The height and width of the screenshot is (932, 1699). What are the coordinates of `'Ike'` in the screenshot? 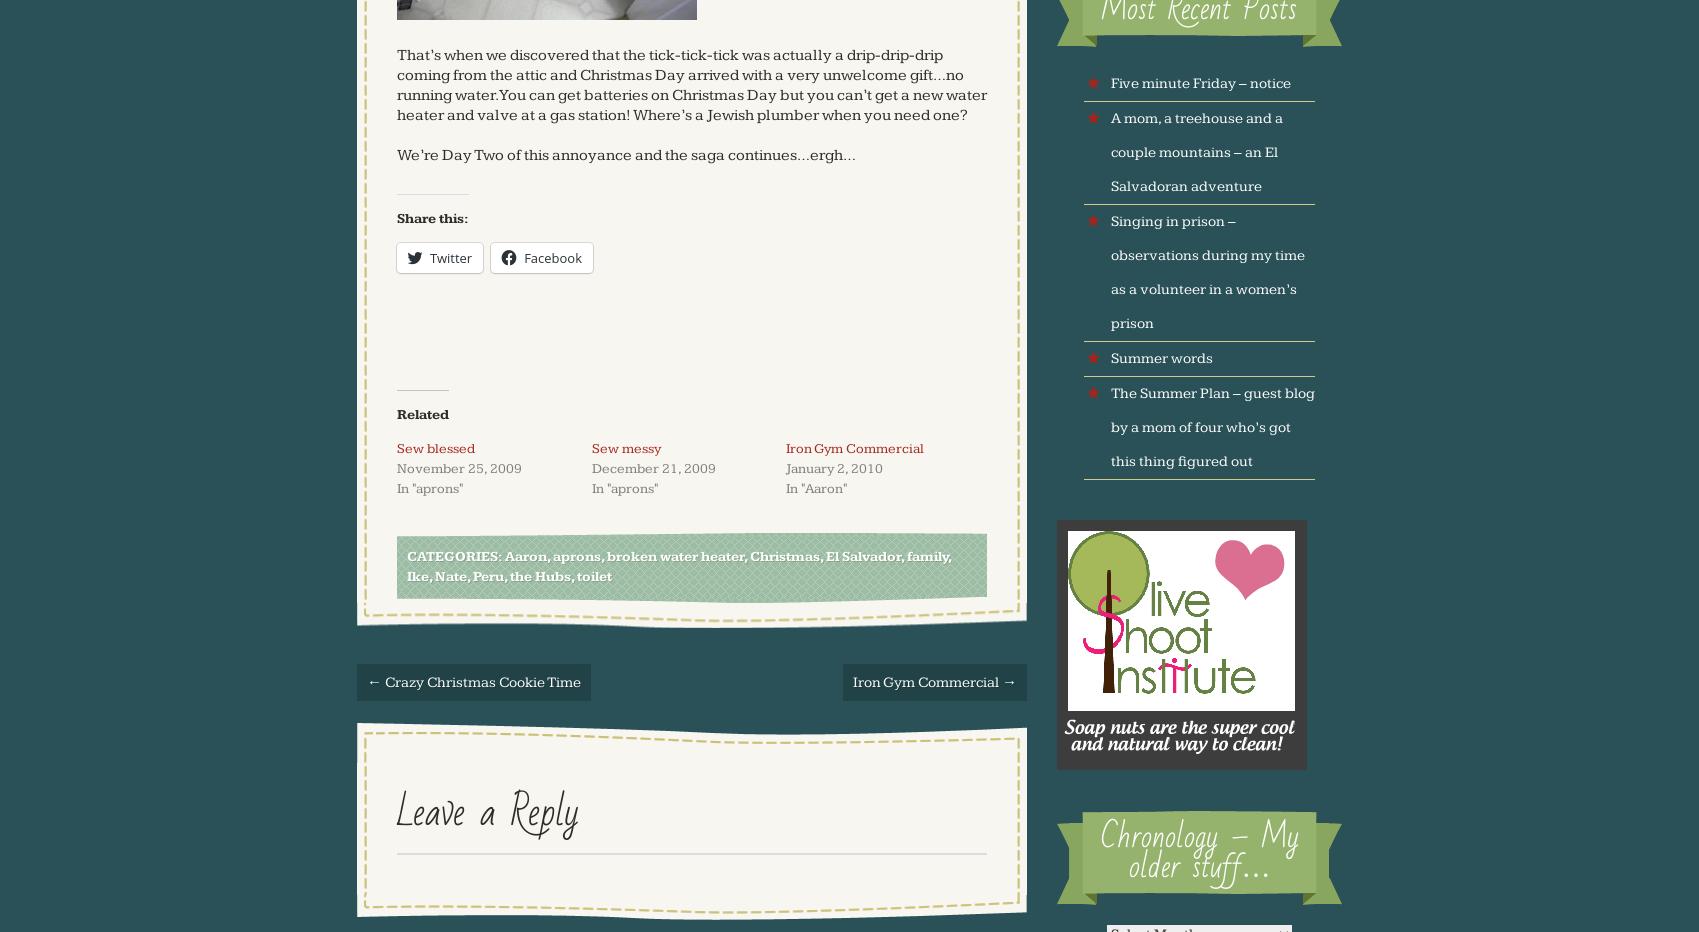 It's located at (417, 575).